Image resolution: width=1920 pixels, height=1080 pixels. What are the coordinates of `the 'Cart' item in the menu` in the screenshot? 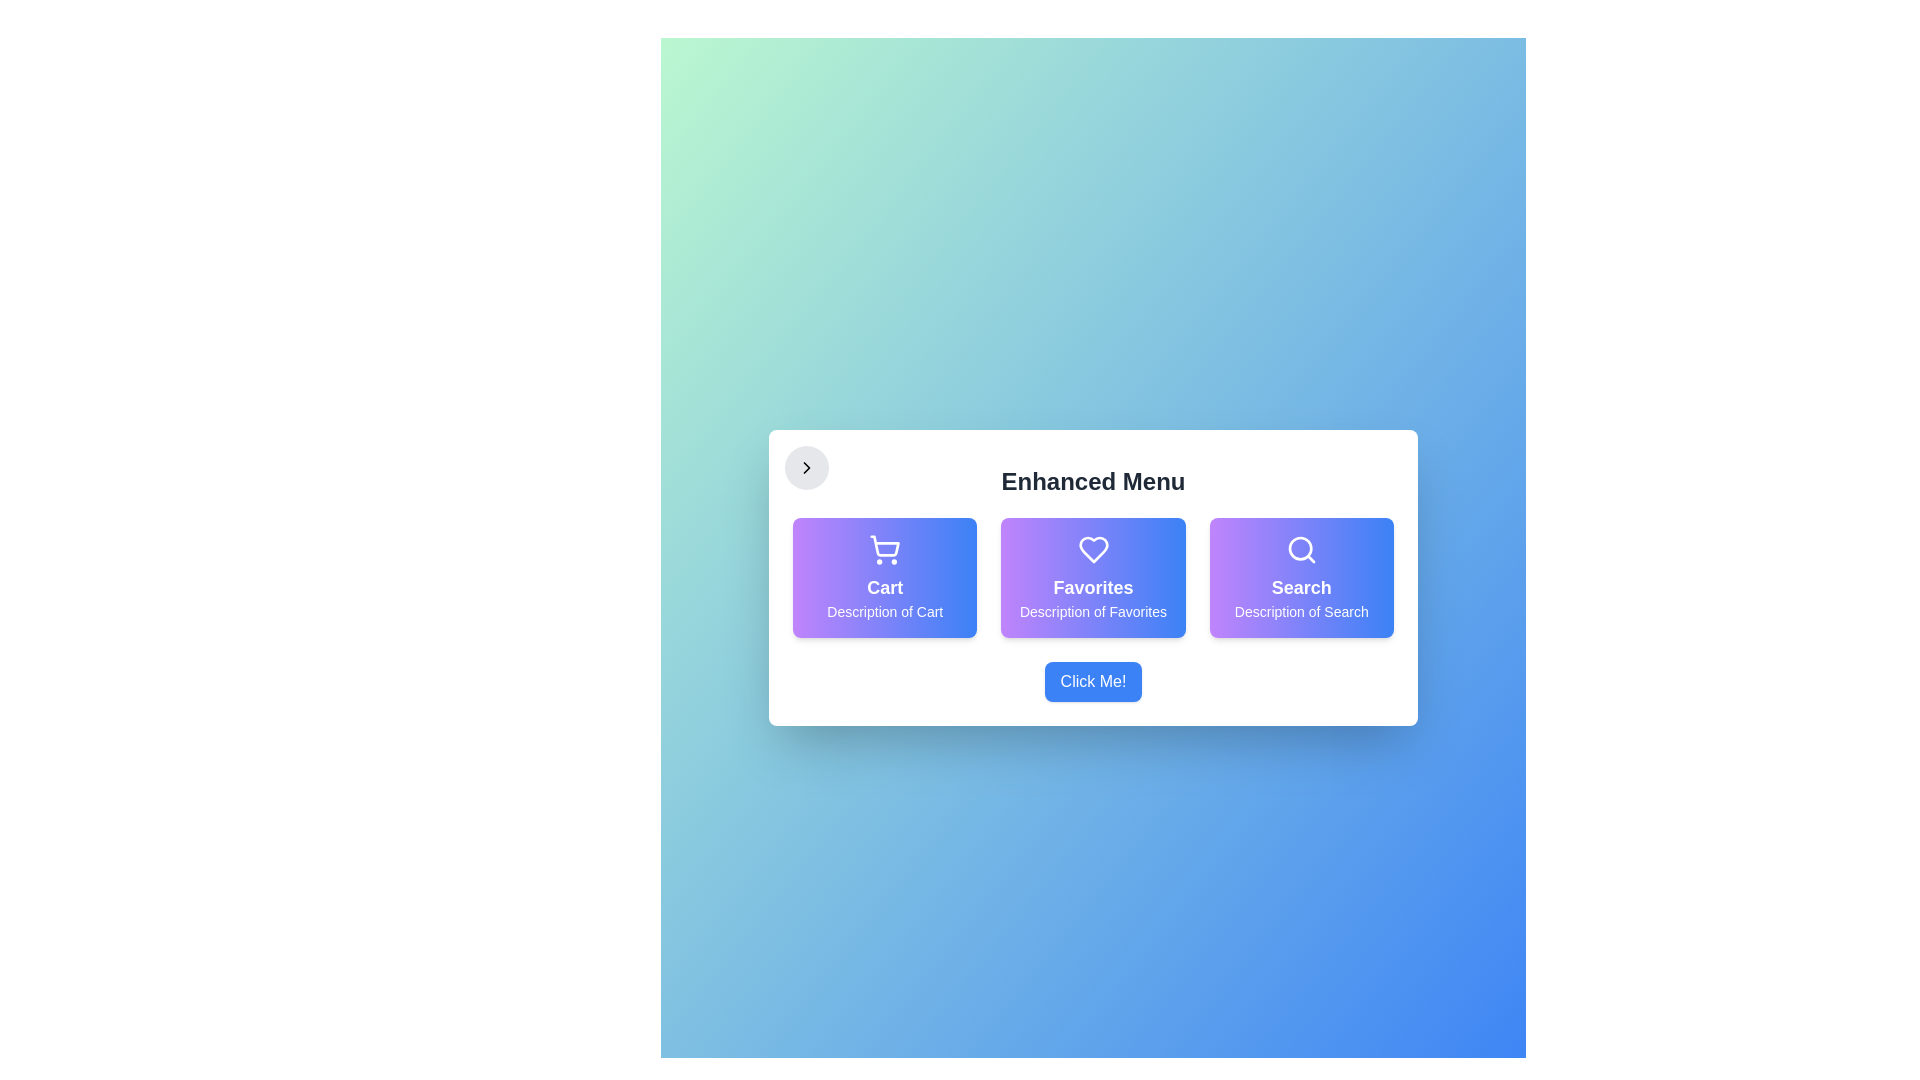 It's located at (884, 578).